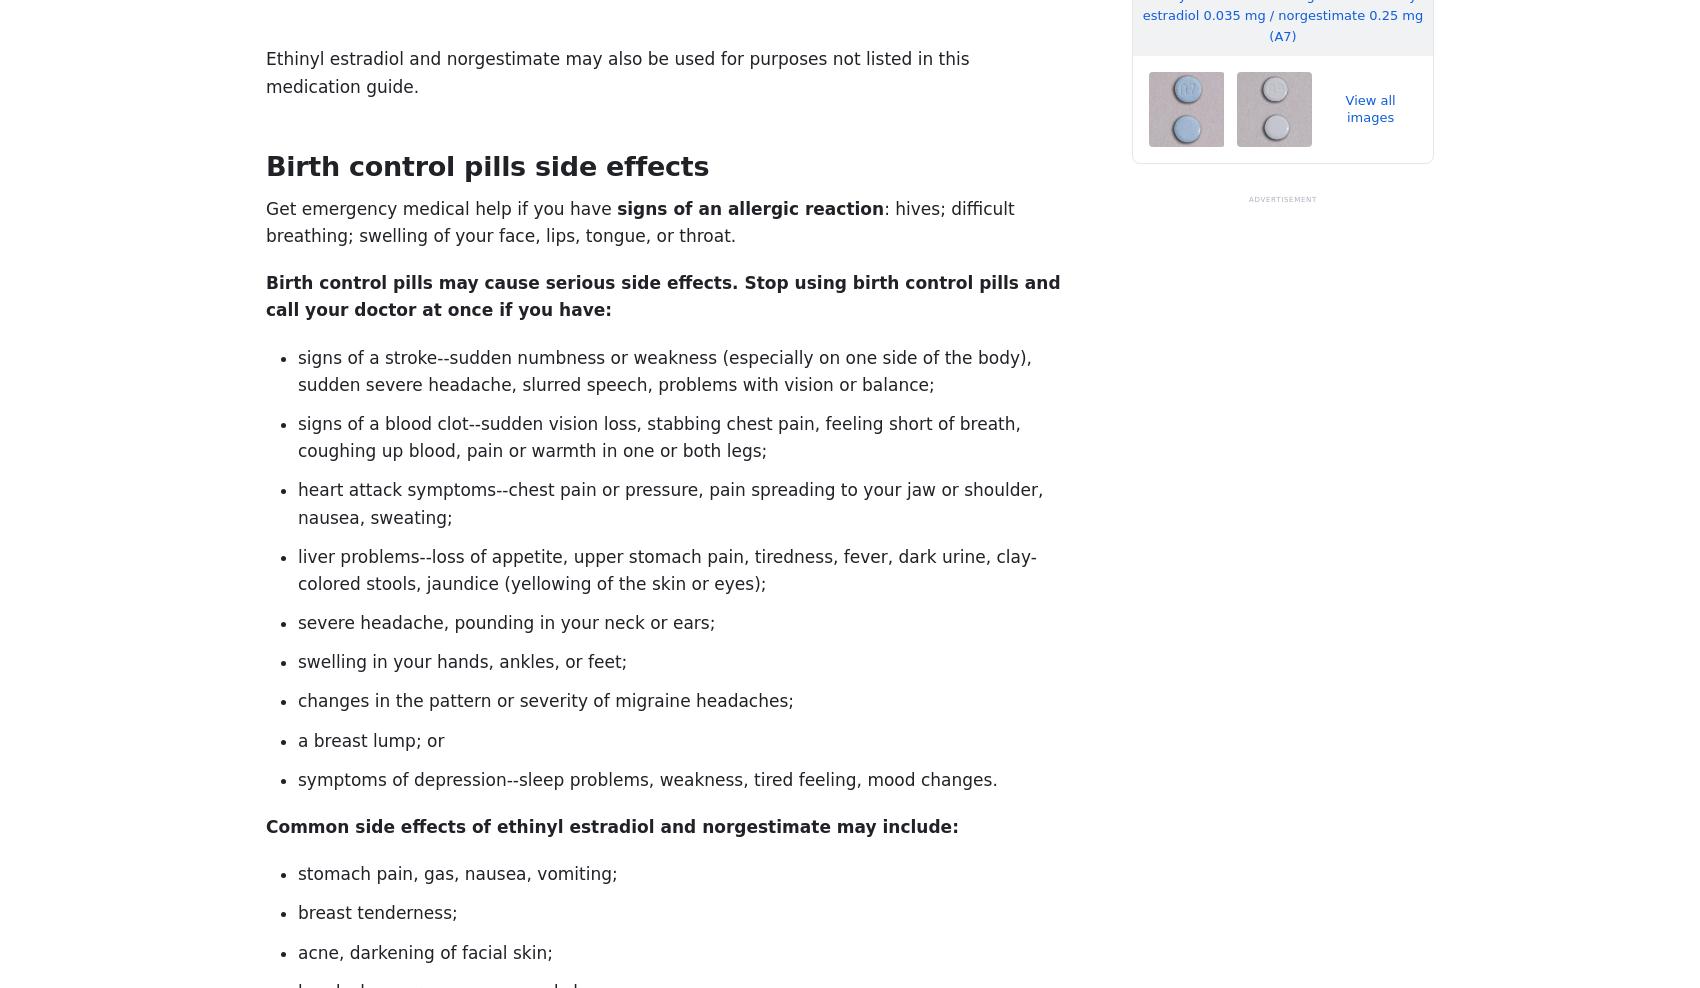 The image size is (1700, 988). What do you see at coordinates (545, 700) in the screenshot?
I see `'changes in the pattern or severity of migraine headaches;'` at bounding box center [545, 700].